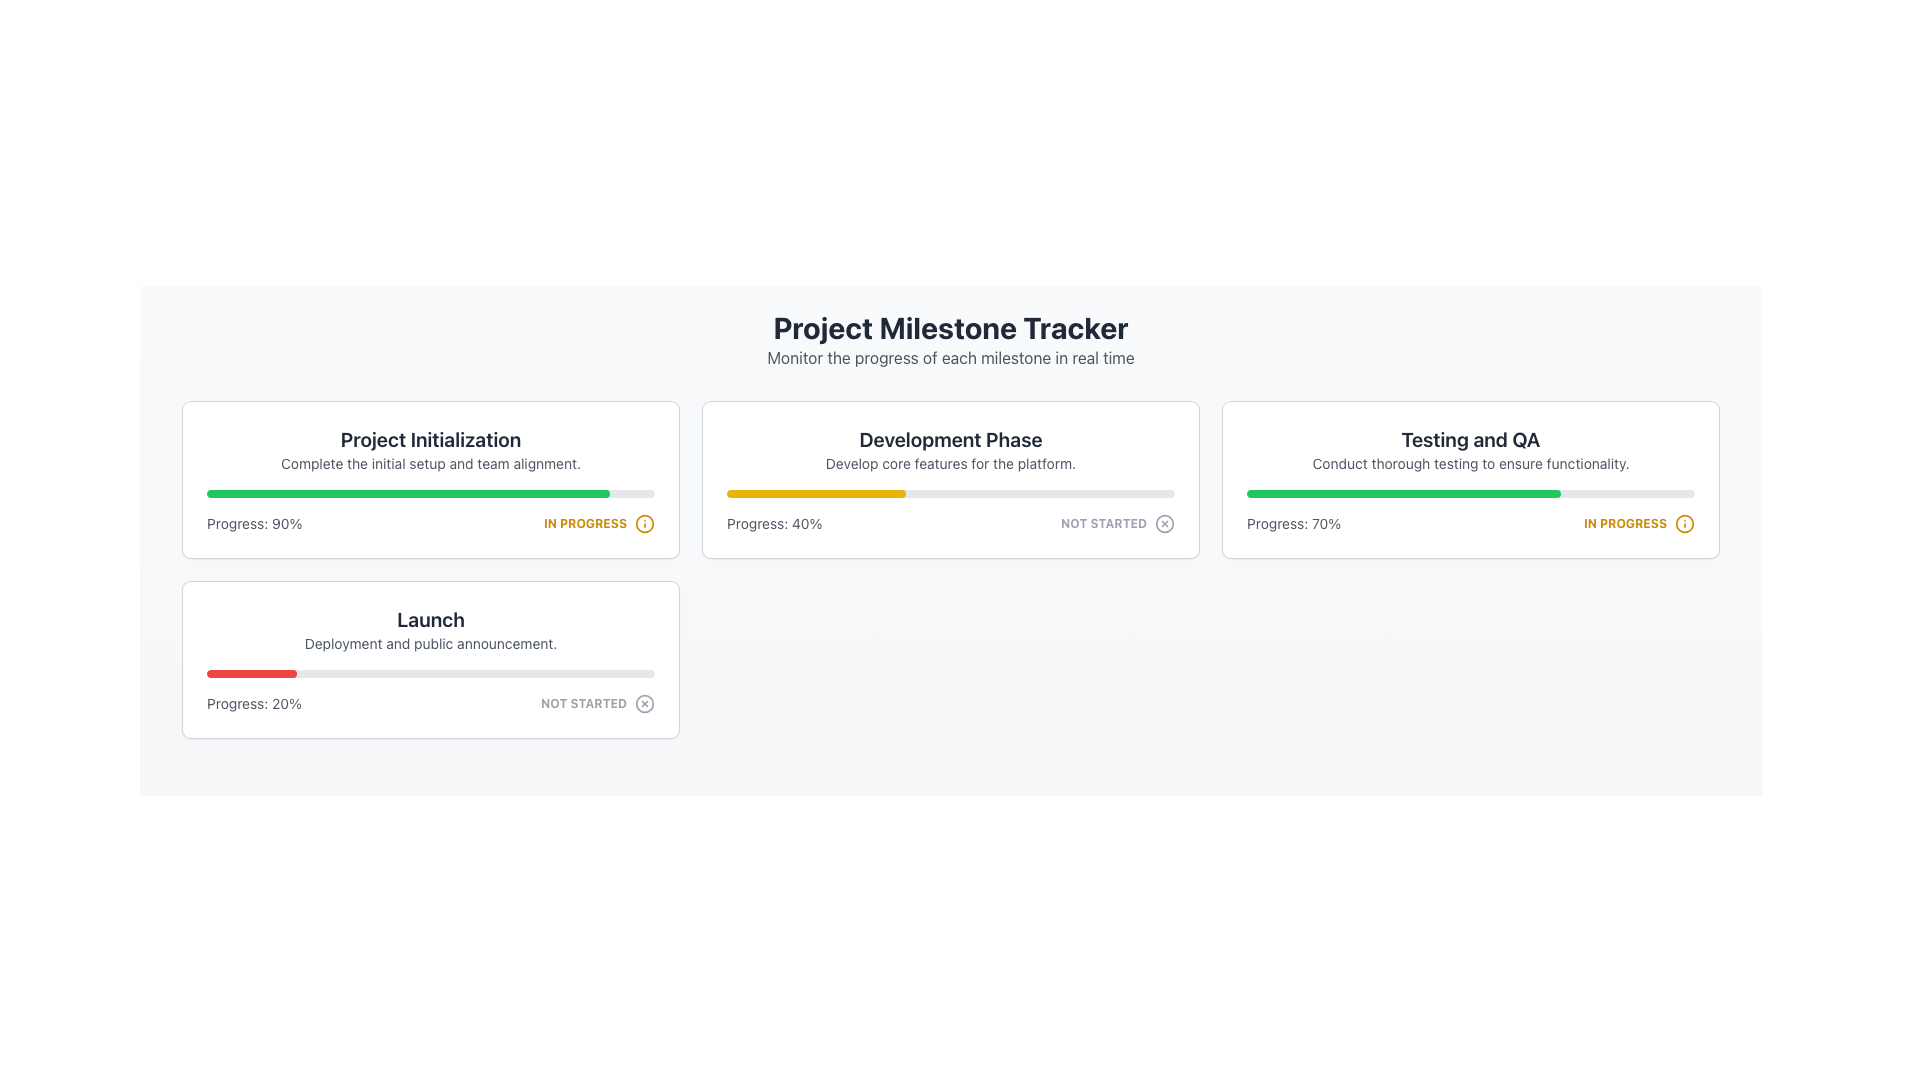 The image size is (1920, 1080). Describe the element at coordinates (253, 523) in the screenshot. I see `the text label displaying 'Progress: 90%' located in the 'Project Initialization' section of the interface` at that location.